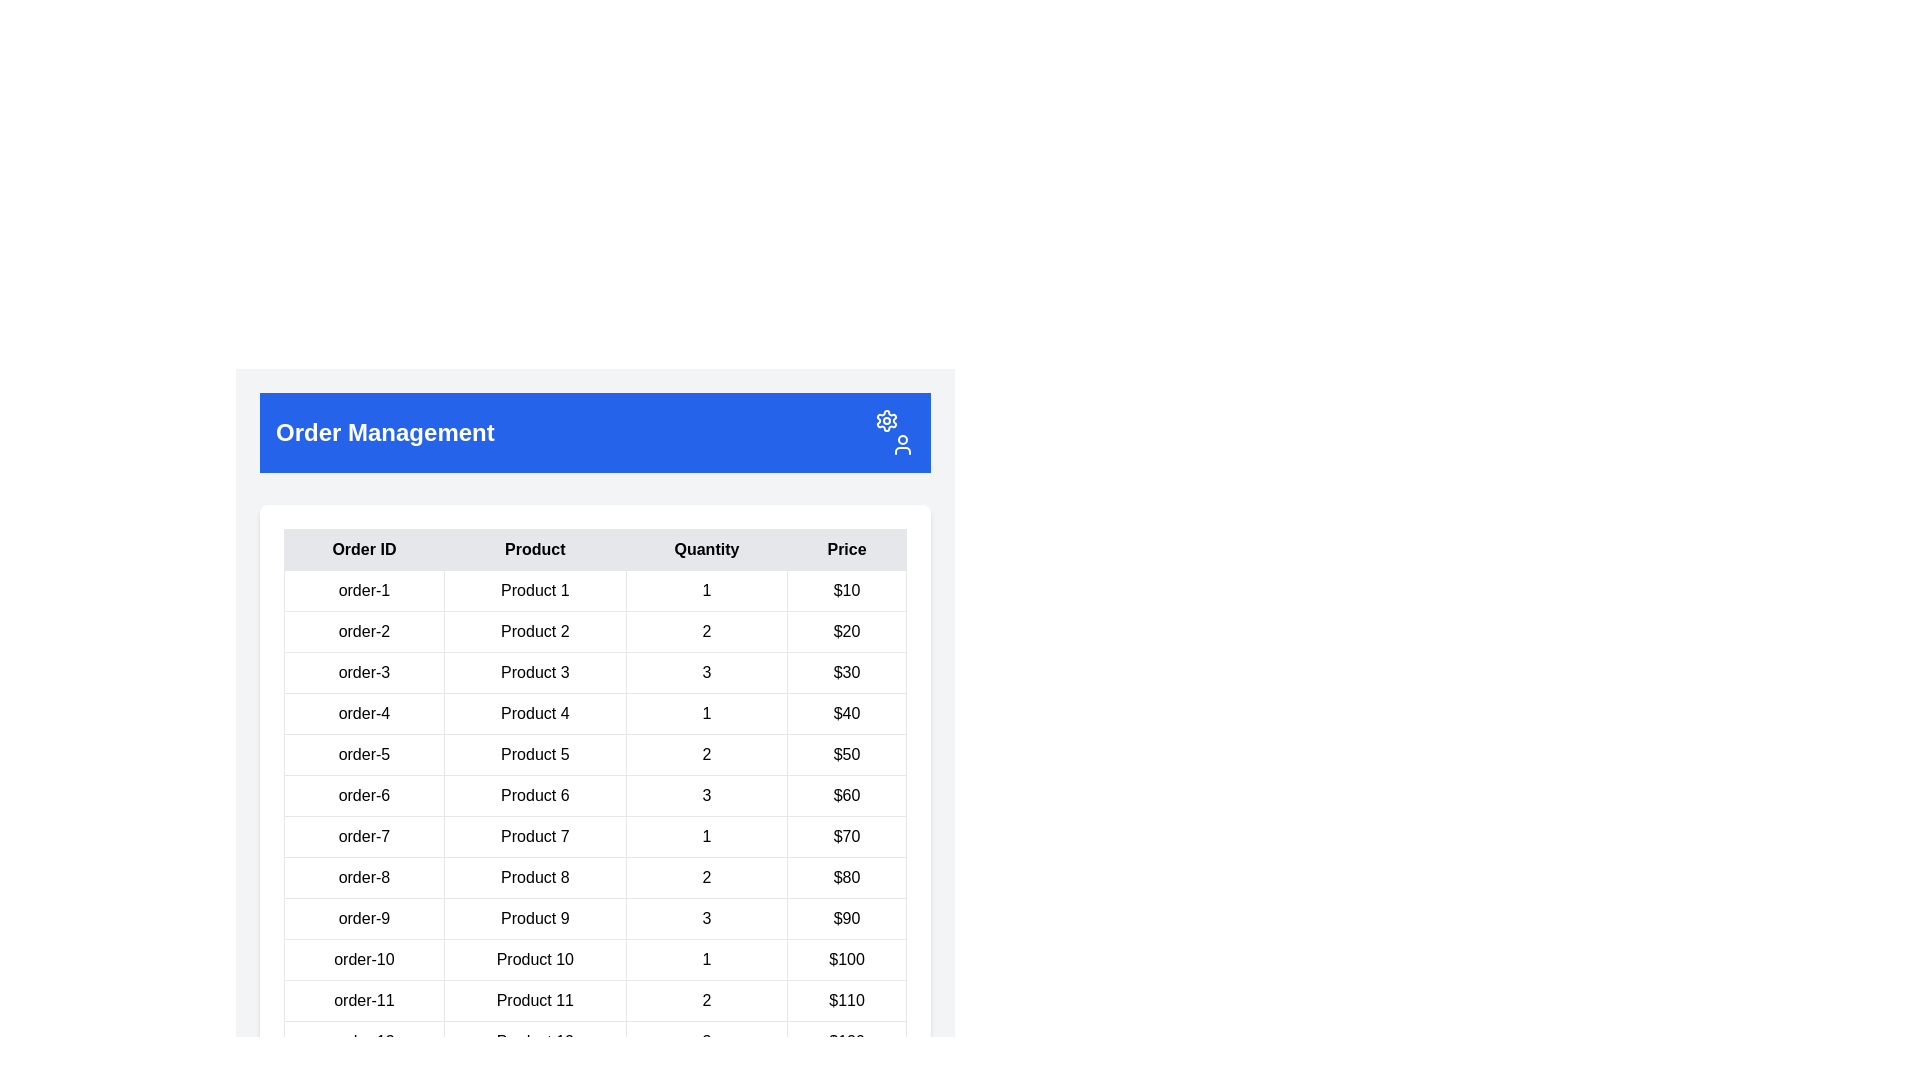 The width and height of the screenshot is (1920, 1080). I want to click on the text field displaying the product name in the second column of the ninth row in the table structure, so click(535, 918).